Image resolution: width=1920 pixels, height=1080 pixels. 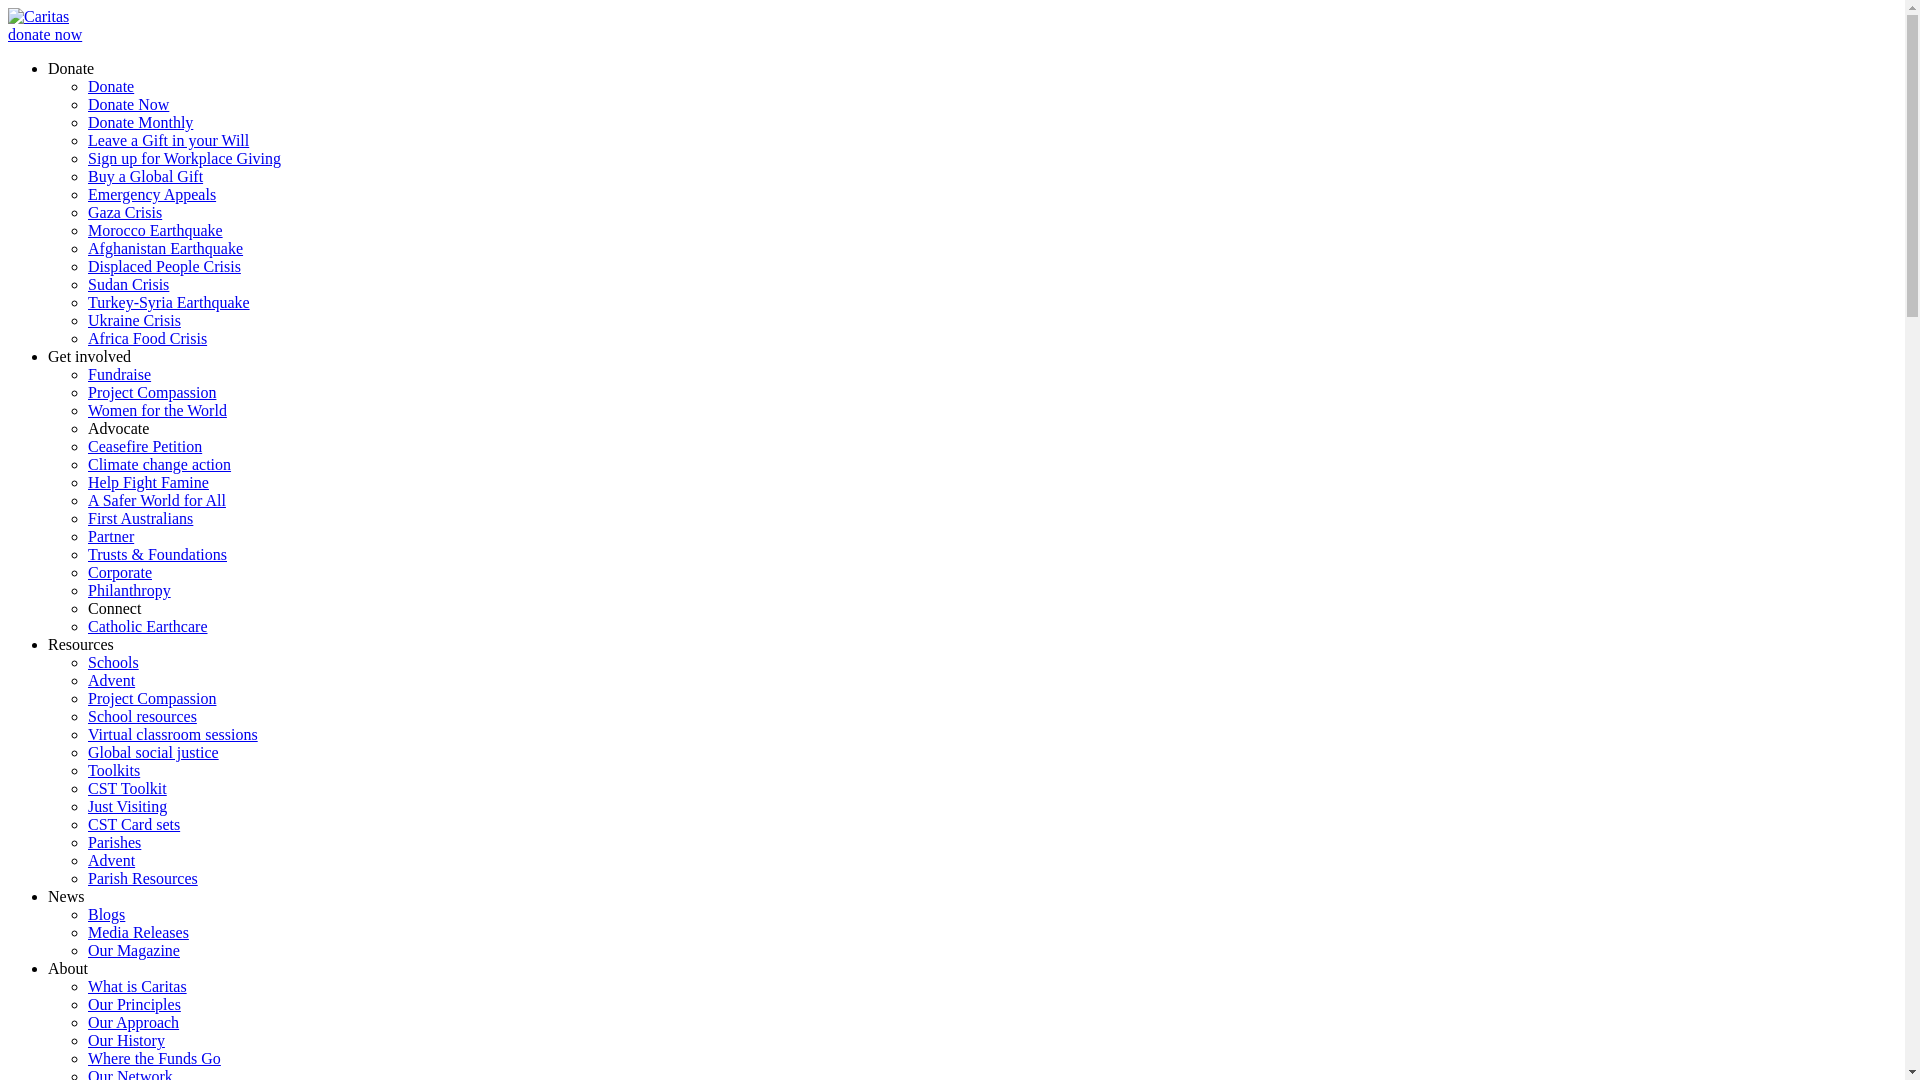 I want to click on 'CST Toolkit', so click(x=126, y=787).